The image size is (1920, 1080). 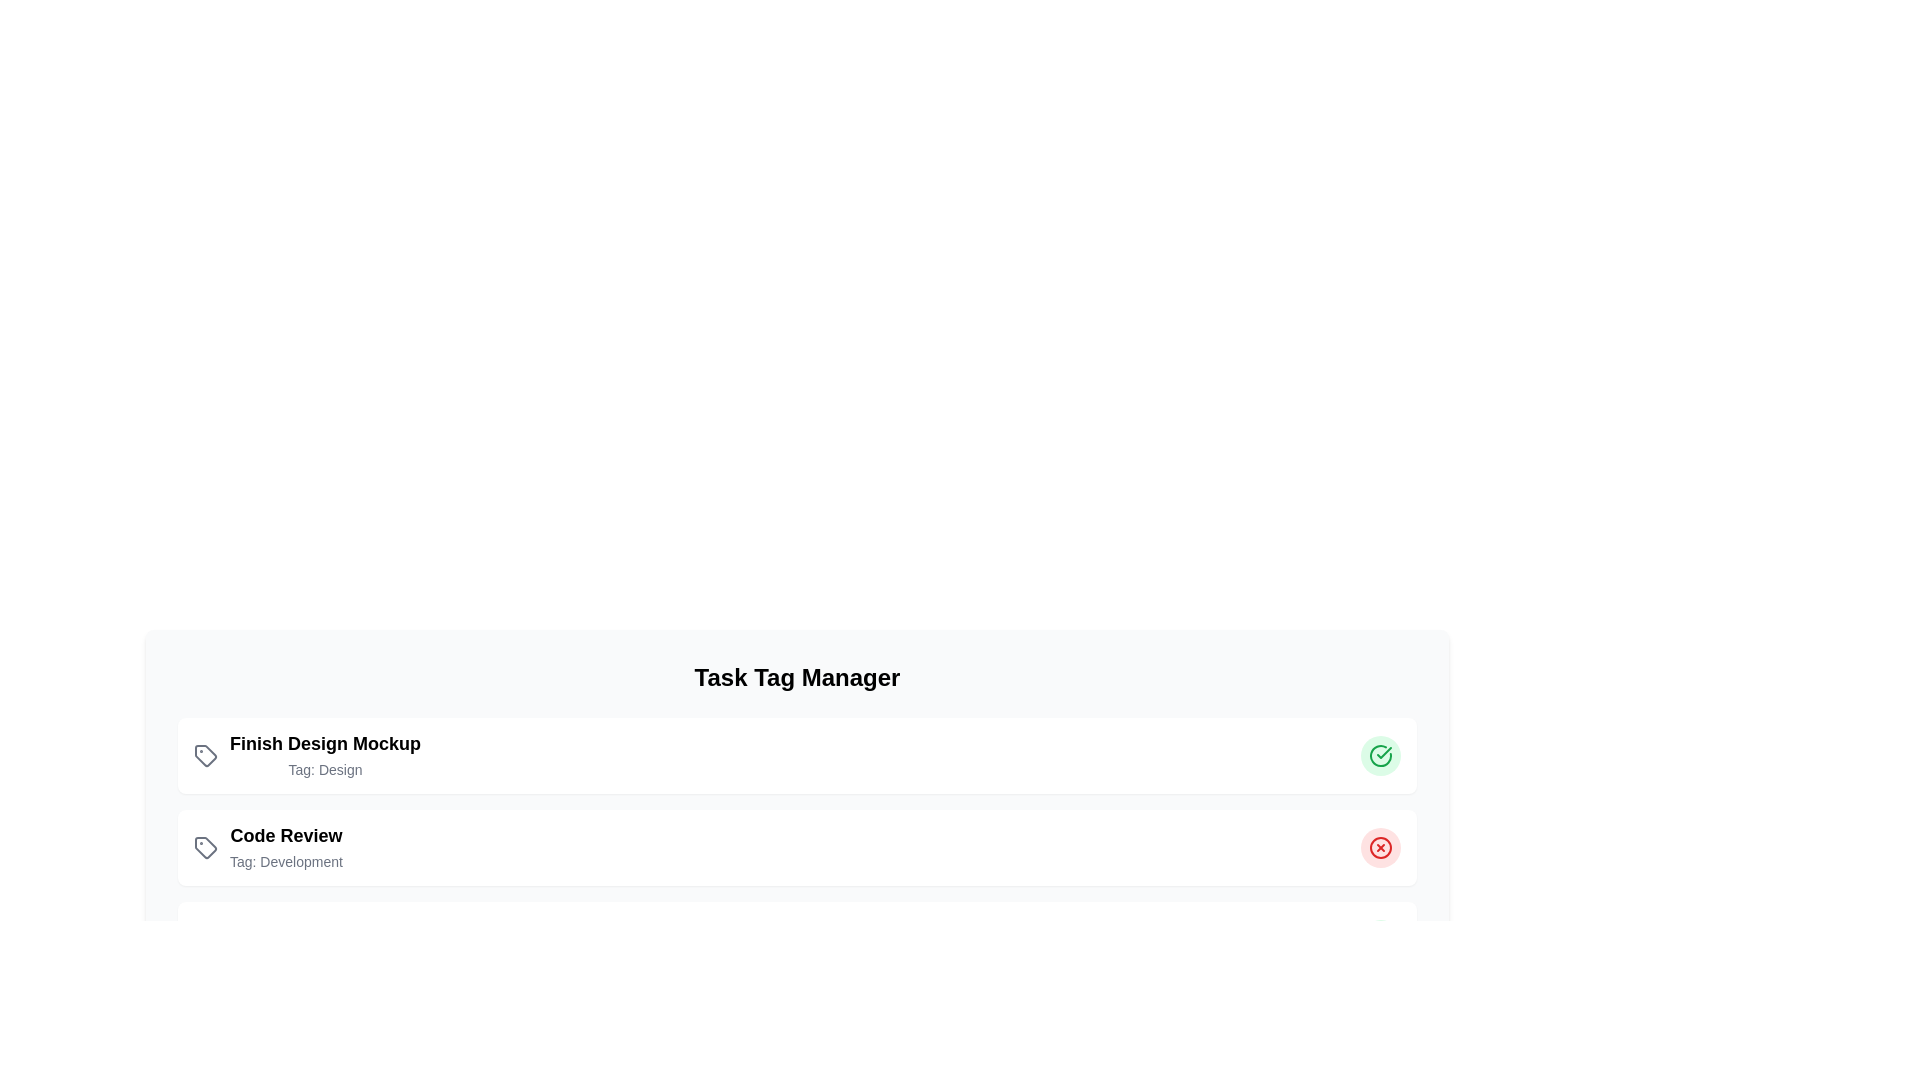 I want to click on text displayed in the smaller gray font that says 'Tag: Design', which is positioned under the heading 'Finish Design Mockup', so click(x=325, y=769).